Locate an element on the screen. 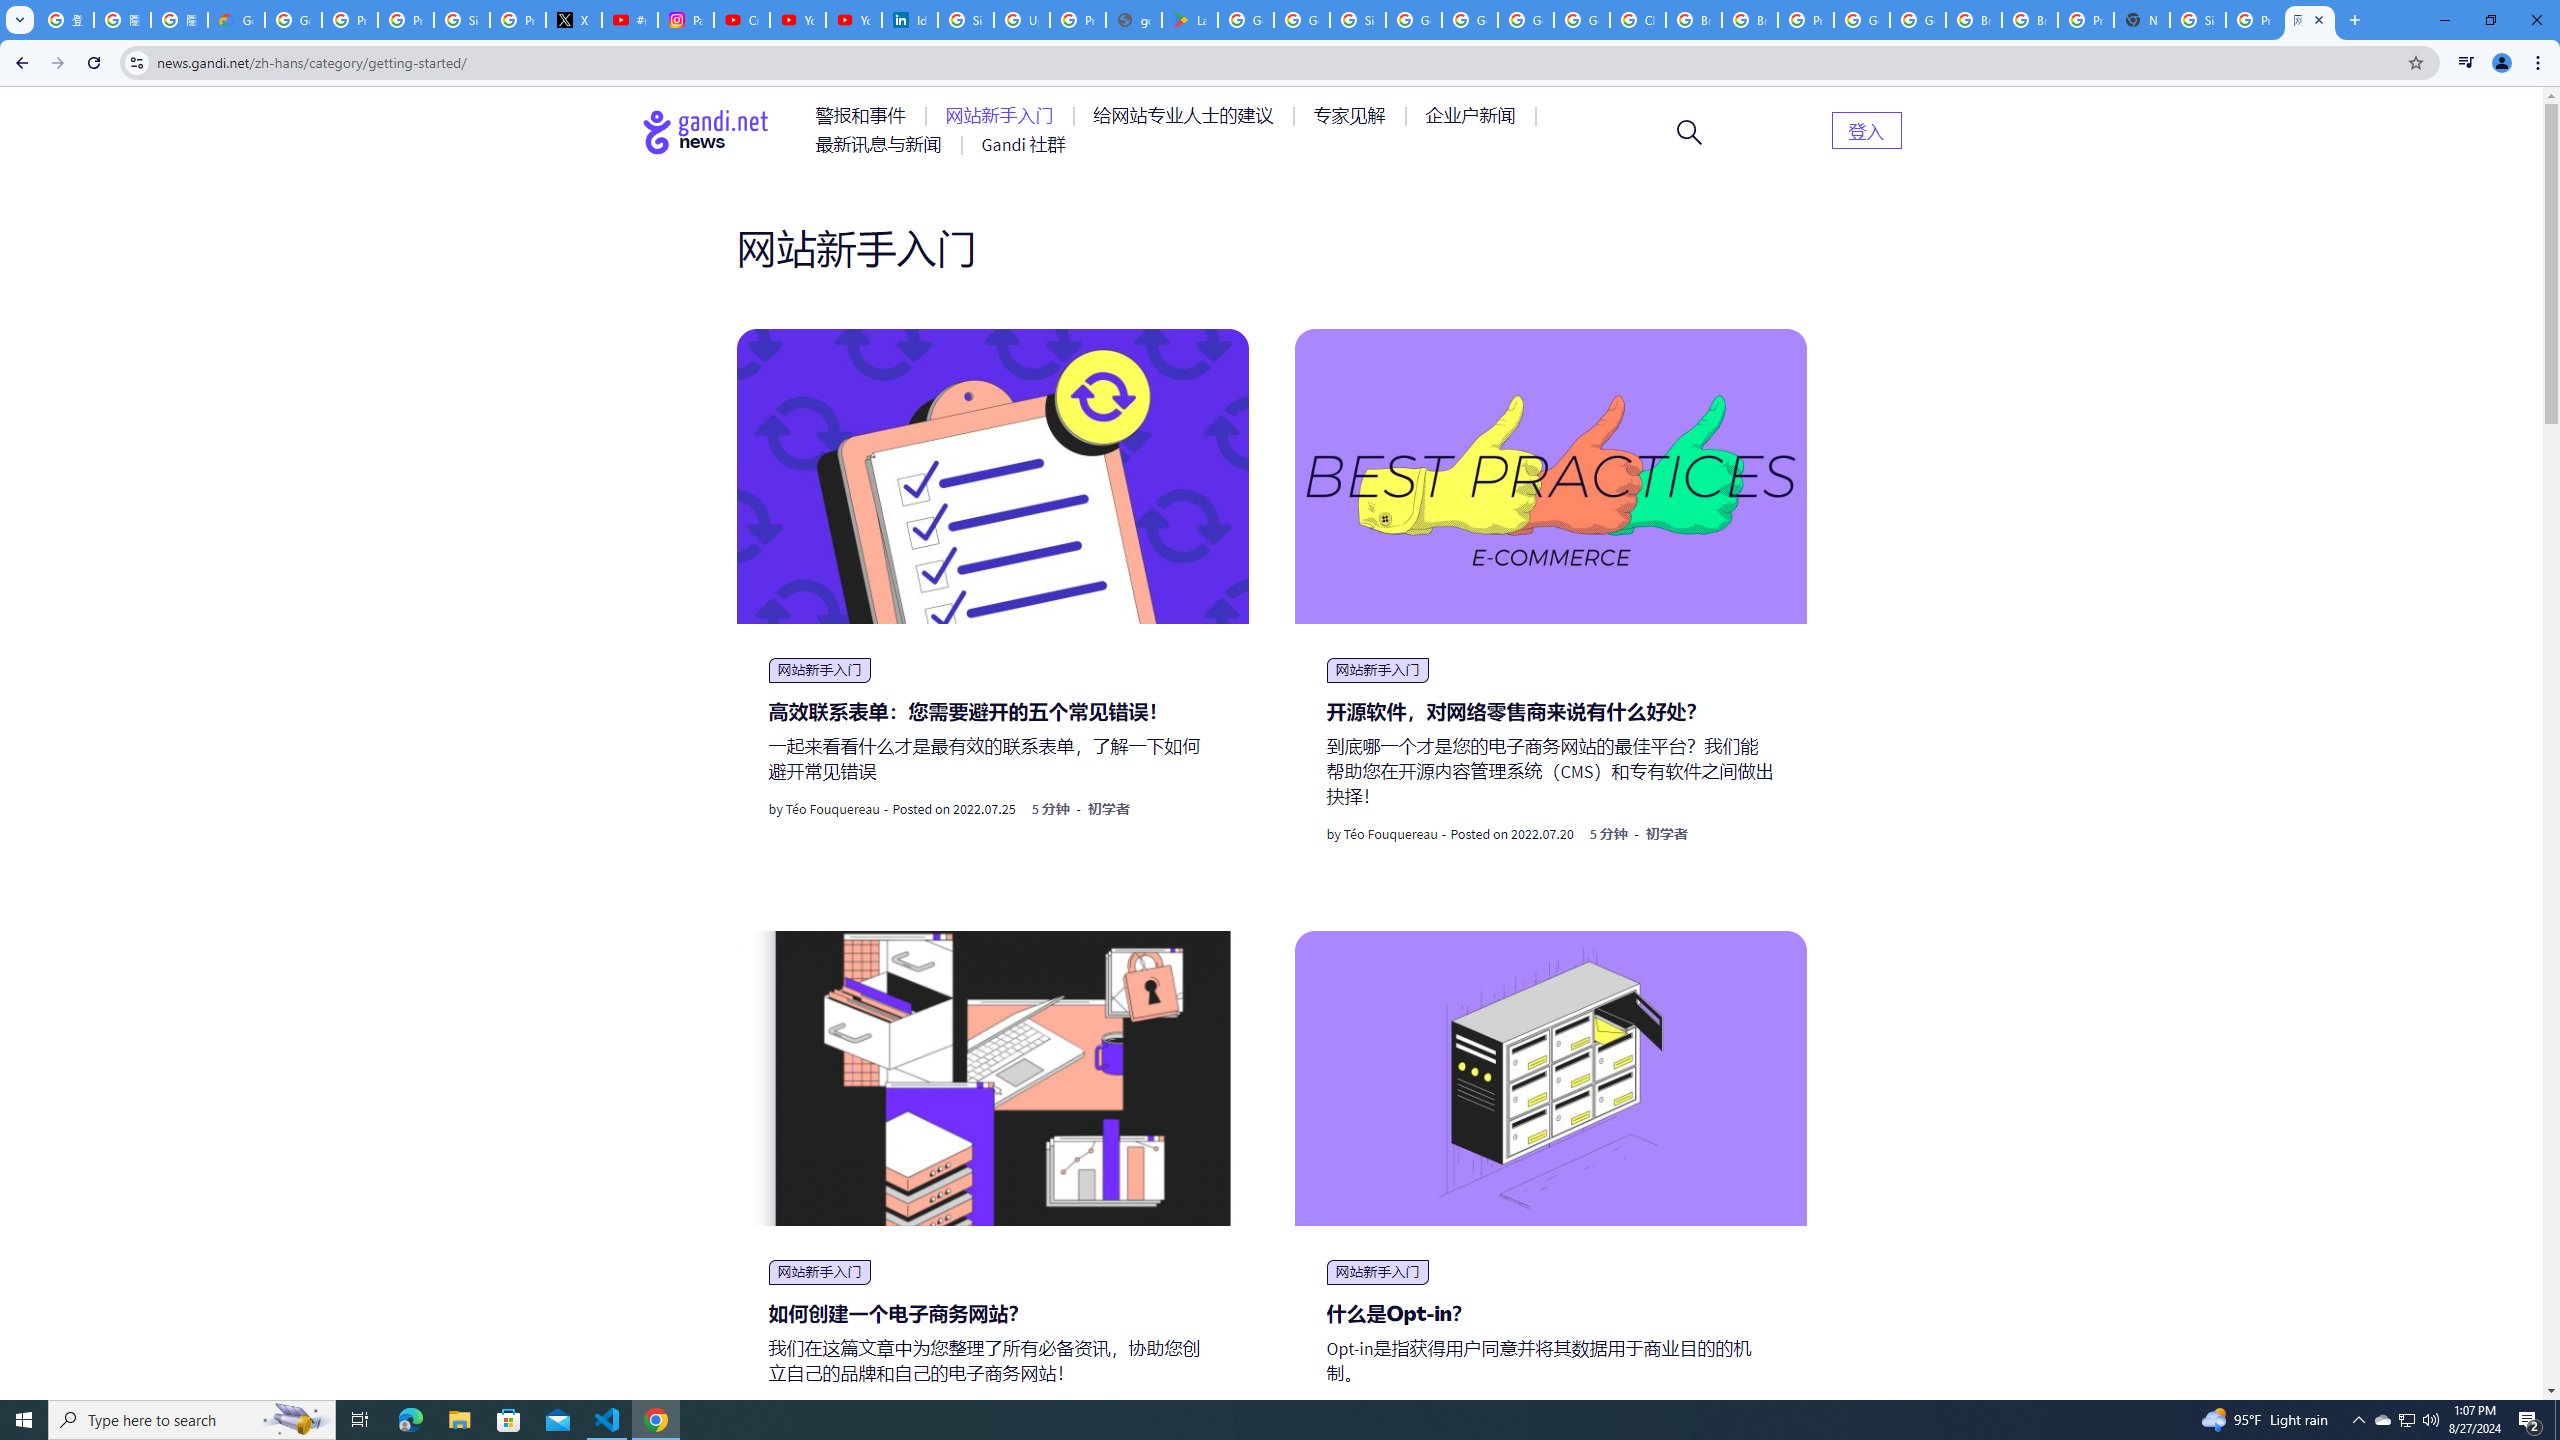  'AutomationID: menu-item-77765' is located at coordinates (1473, 114).